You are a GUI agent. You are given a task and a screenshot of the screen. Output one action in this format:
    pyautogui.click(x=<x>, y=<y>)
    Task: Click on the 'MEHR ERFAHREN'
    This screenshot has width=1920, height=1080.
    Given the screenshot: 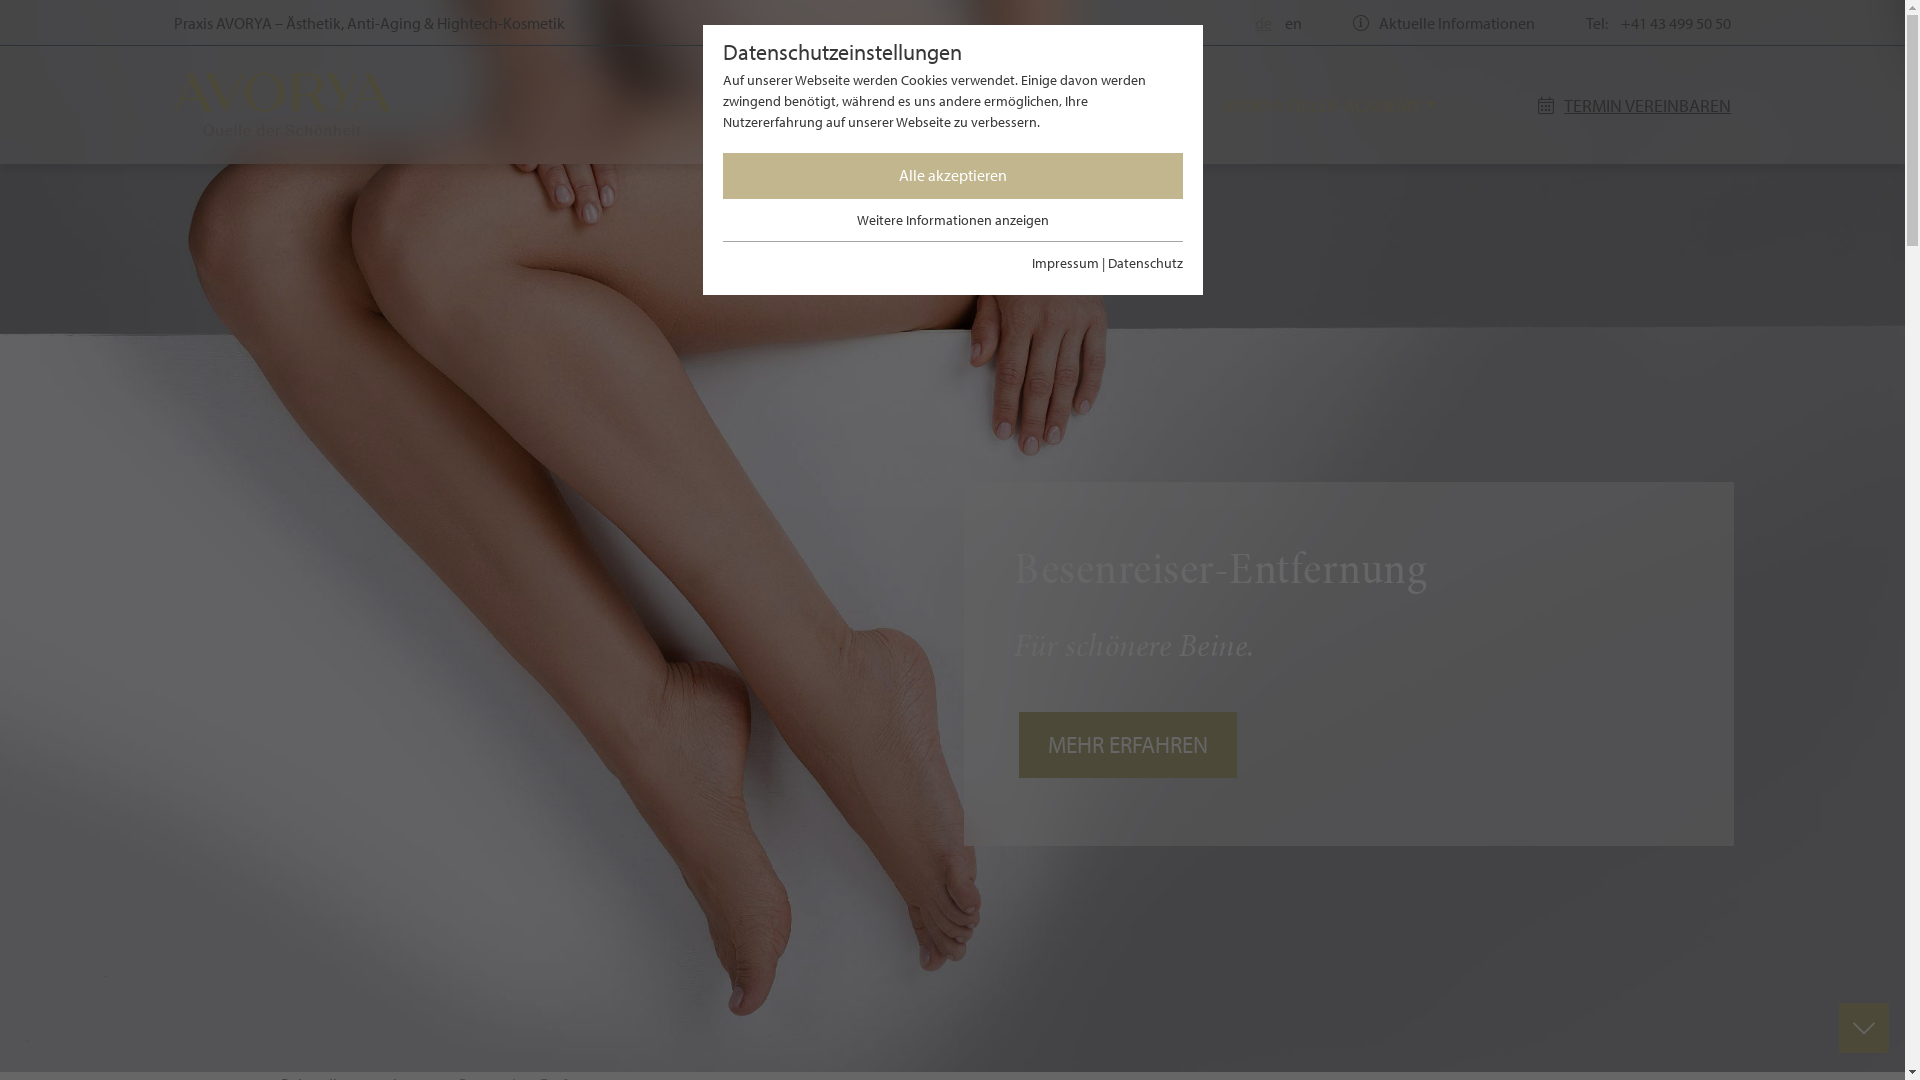 What is the action you would take?
    pyautogui.click(x=1128, y=744)
    